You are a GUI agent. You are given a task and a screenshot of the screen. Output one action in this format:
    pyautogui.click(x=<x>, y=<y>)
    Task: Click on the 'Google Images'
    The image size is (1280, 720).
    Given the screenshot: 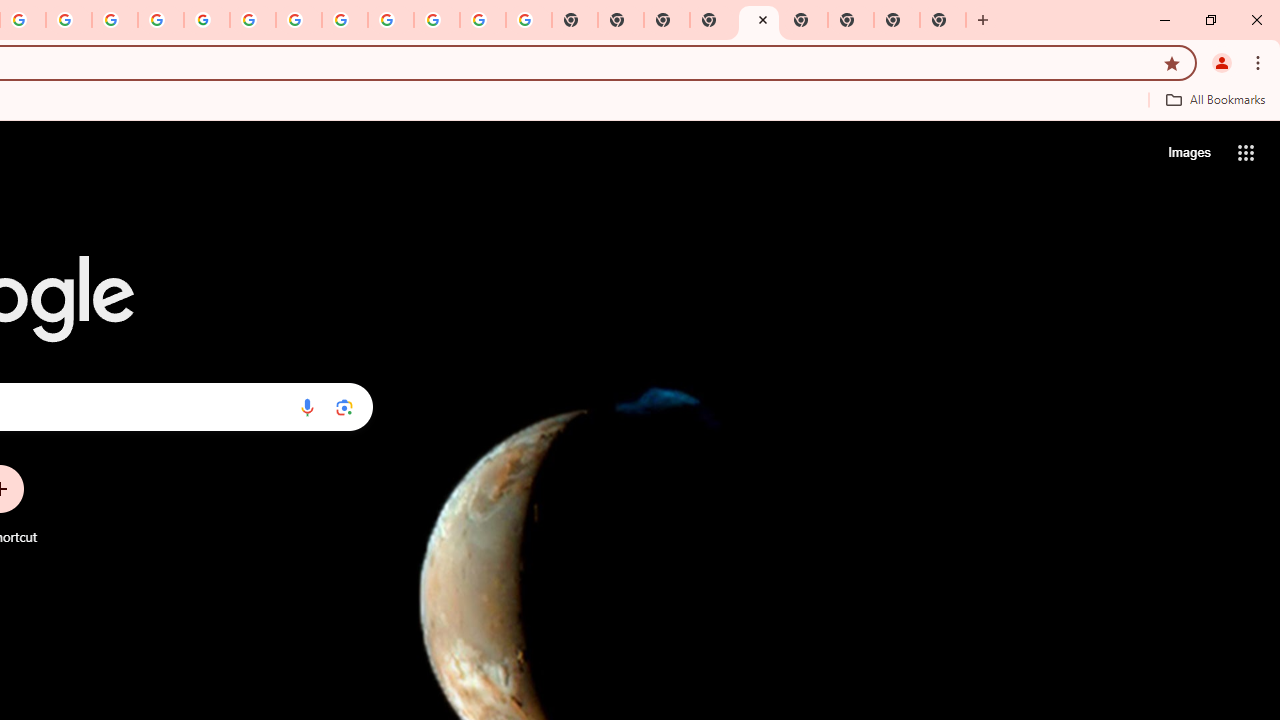 What is the action you would take?
    pyautogui.click(x=528, y=20)
    